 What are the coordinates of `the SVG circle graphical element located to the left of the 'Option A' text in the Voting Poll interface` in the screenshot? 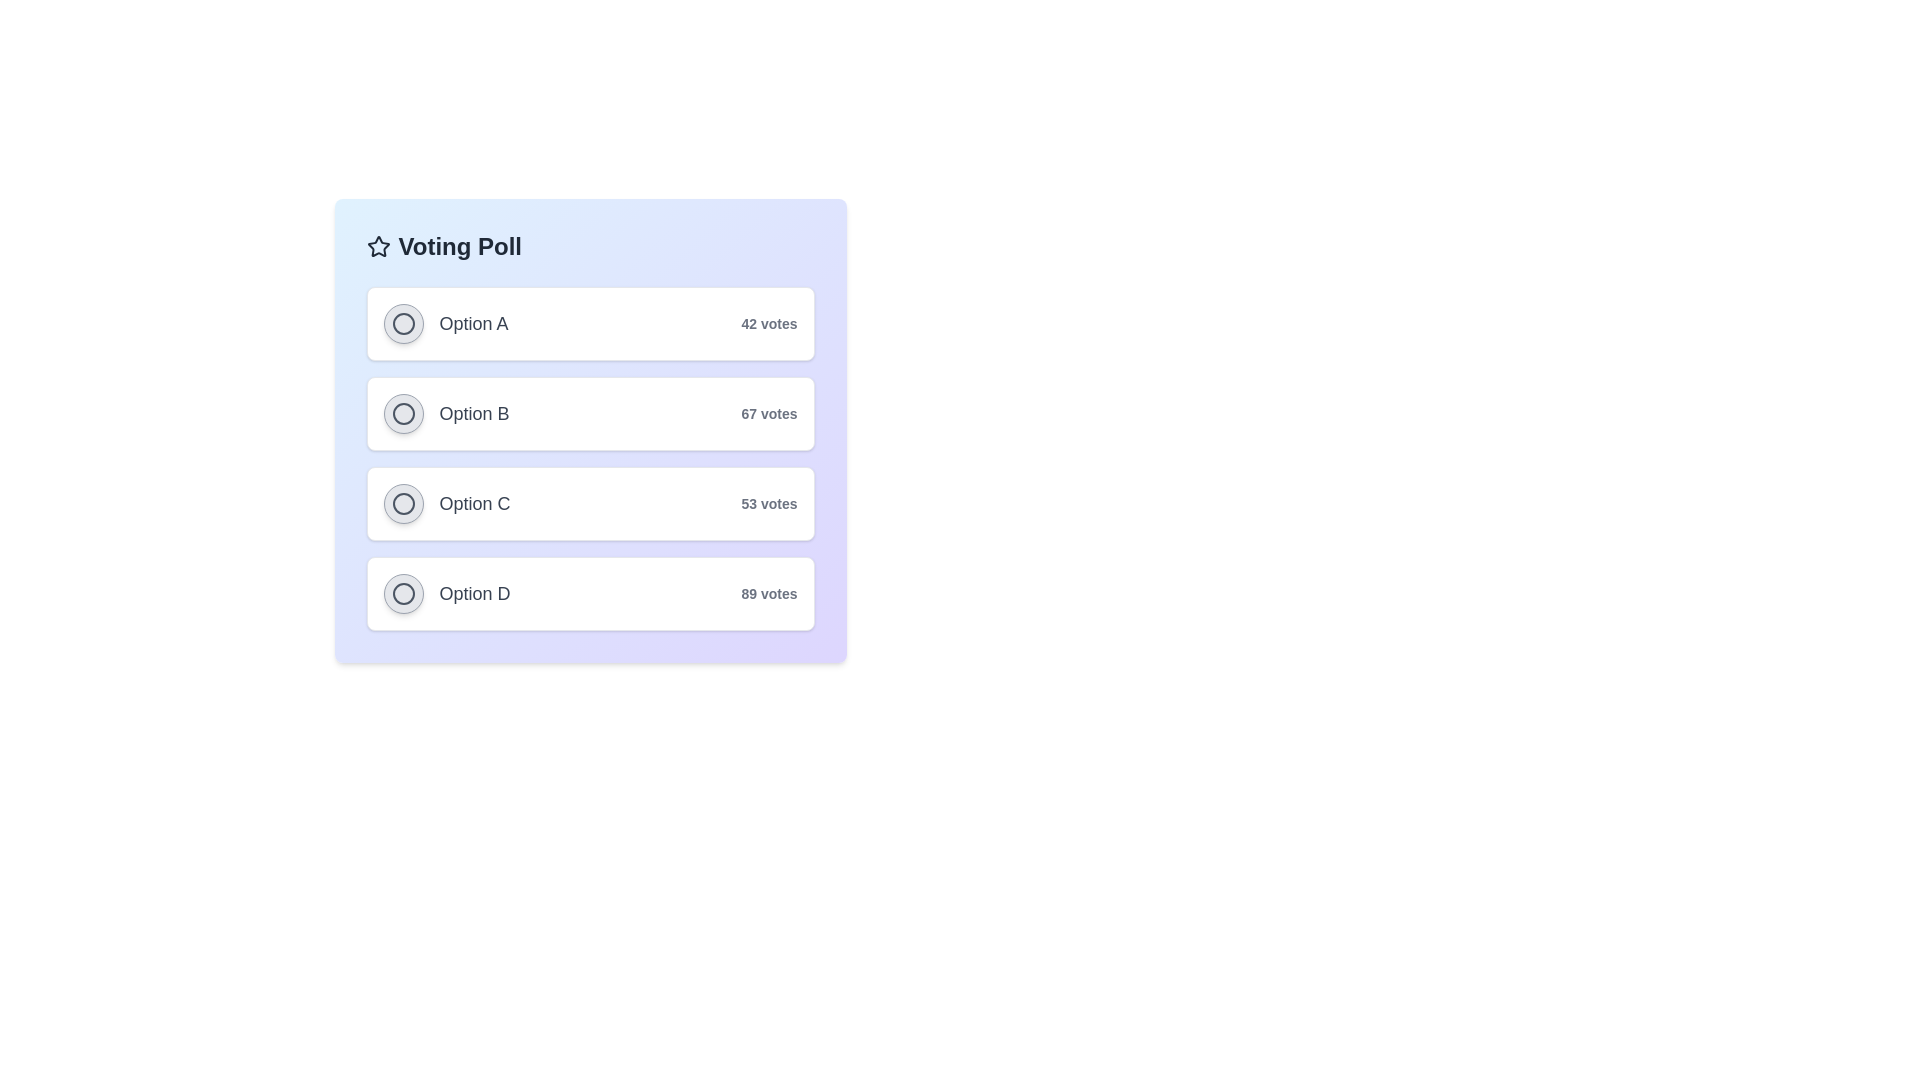 It's located at (402, 323).